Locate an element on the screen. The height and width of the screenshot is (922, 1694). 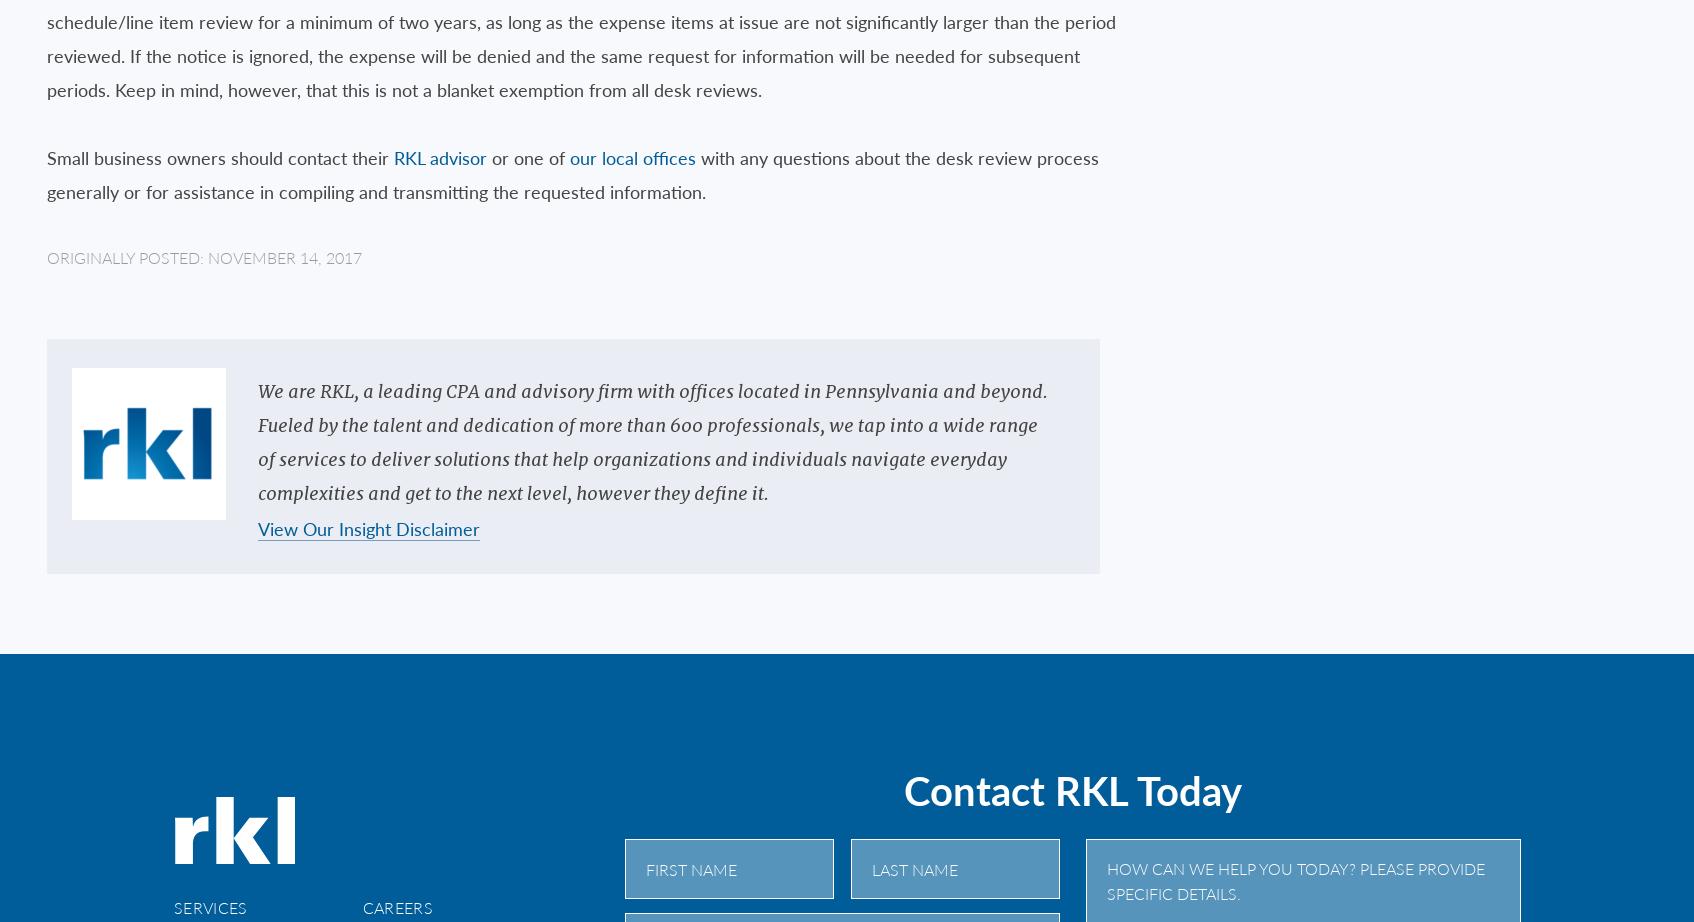
'Services' is located at coordinates (210, 905).